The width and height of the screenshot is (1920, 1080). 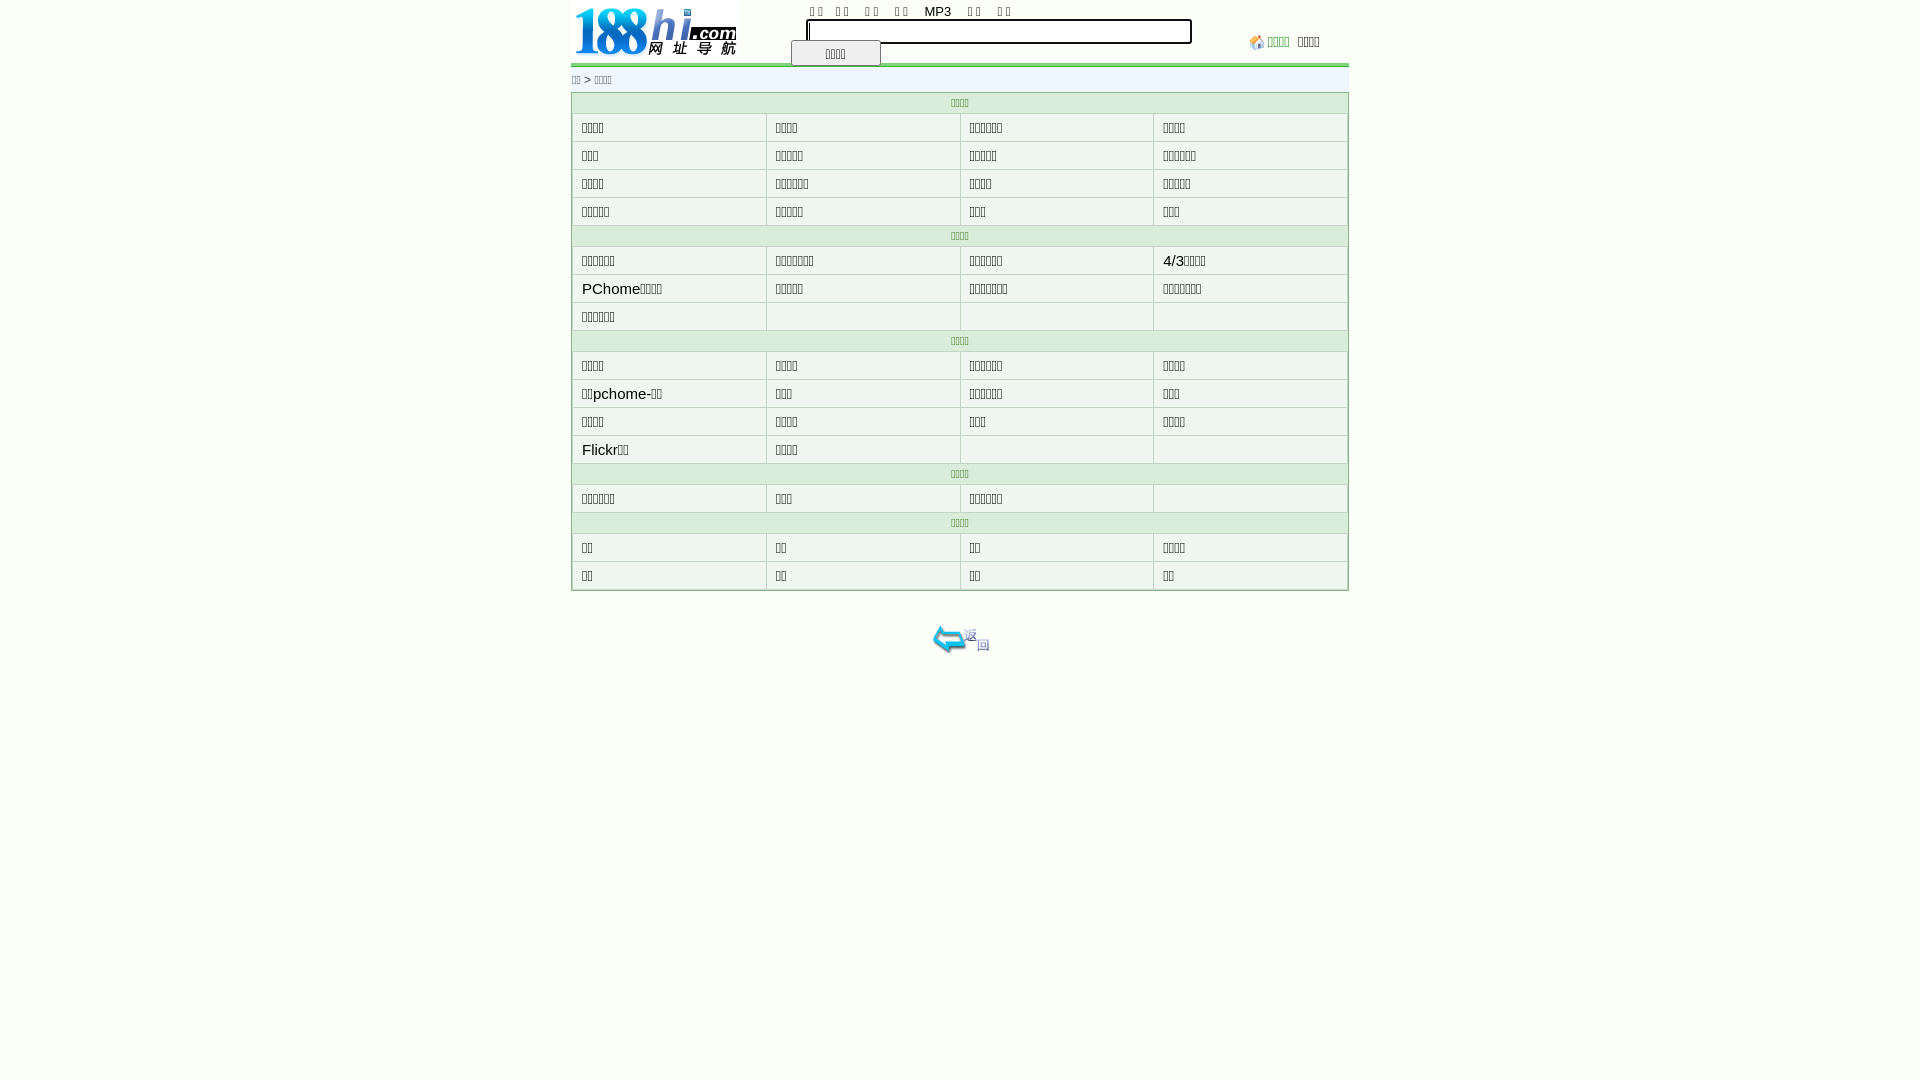 I want to click on 'MP3', so click(x=919, y=11).